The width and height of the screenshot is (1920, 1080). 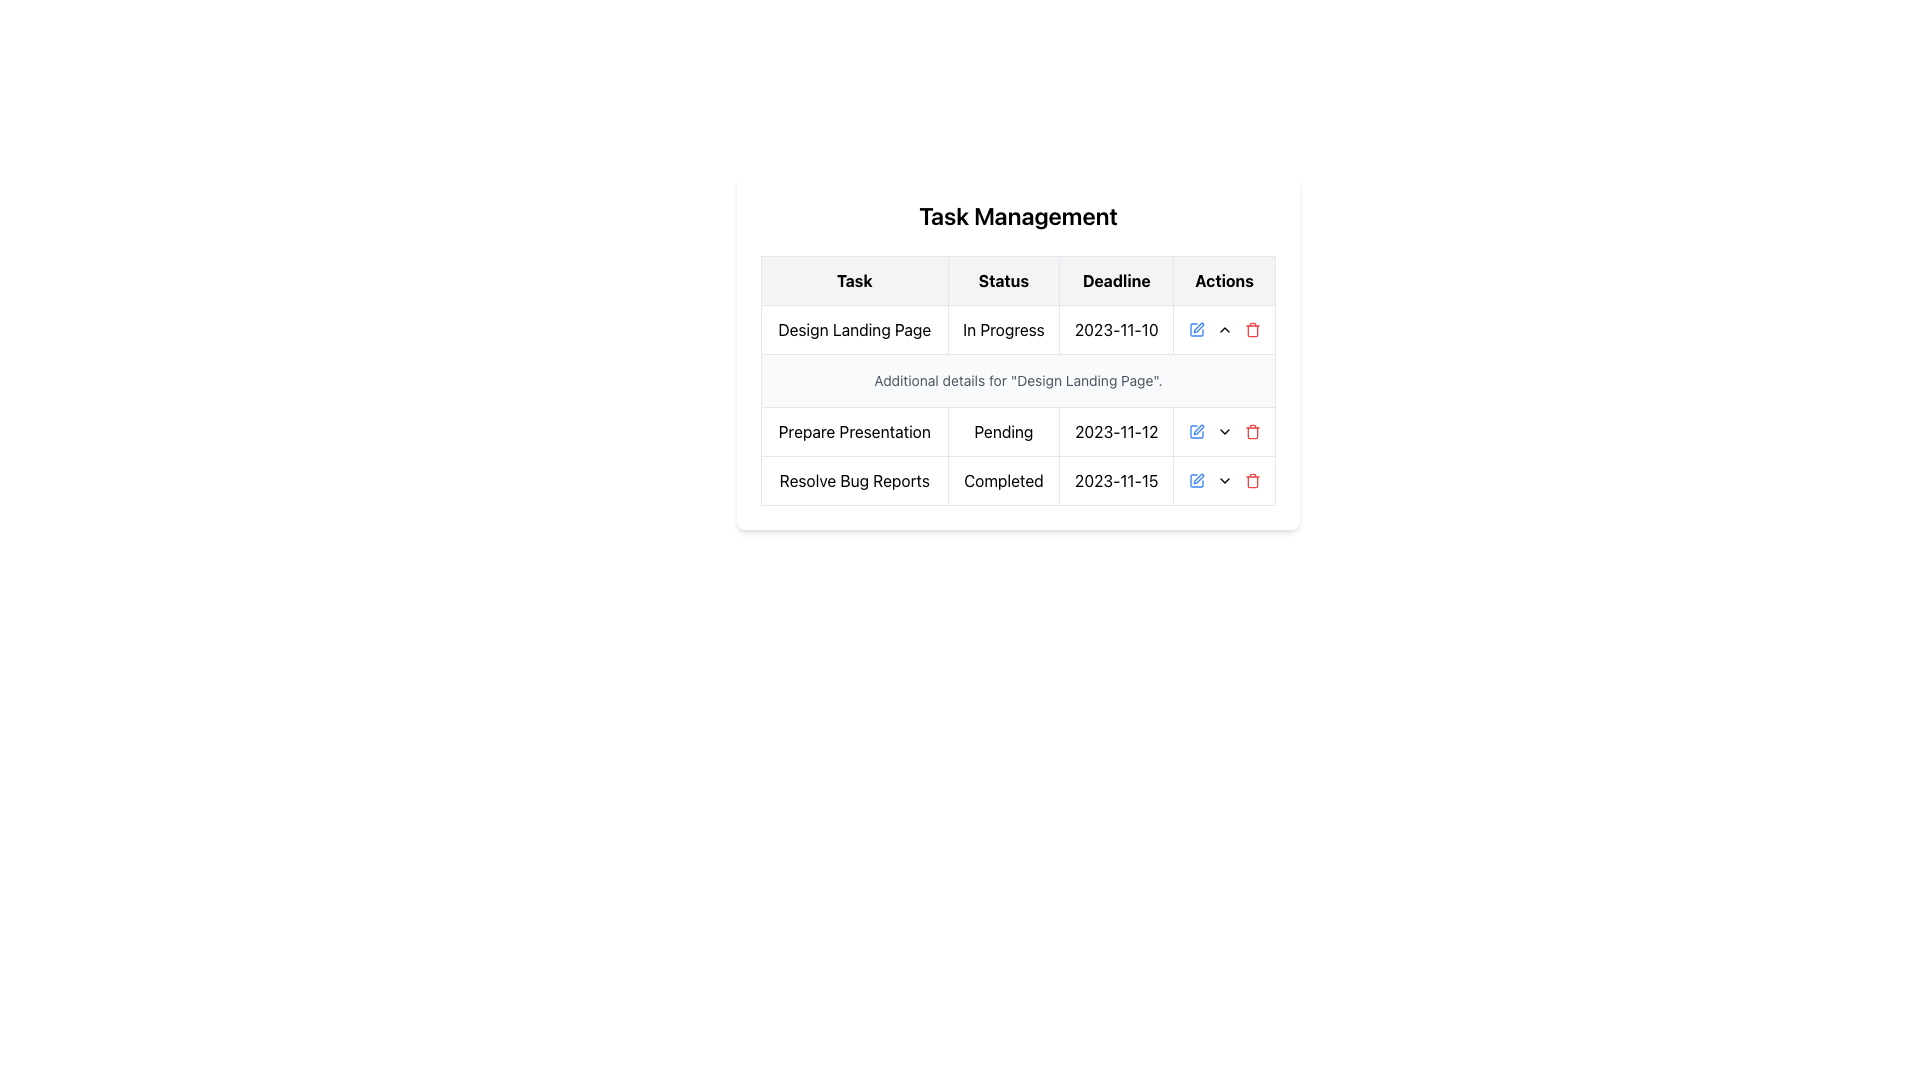 What do you see at coordinates (1003, 281) in the screenshot?
I see `the 'Status' column header in the table, which is the second column header representing the 'Status' attribute of the tasks` at bounding box center [1003, 281].